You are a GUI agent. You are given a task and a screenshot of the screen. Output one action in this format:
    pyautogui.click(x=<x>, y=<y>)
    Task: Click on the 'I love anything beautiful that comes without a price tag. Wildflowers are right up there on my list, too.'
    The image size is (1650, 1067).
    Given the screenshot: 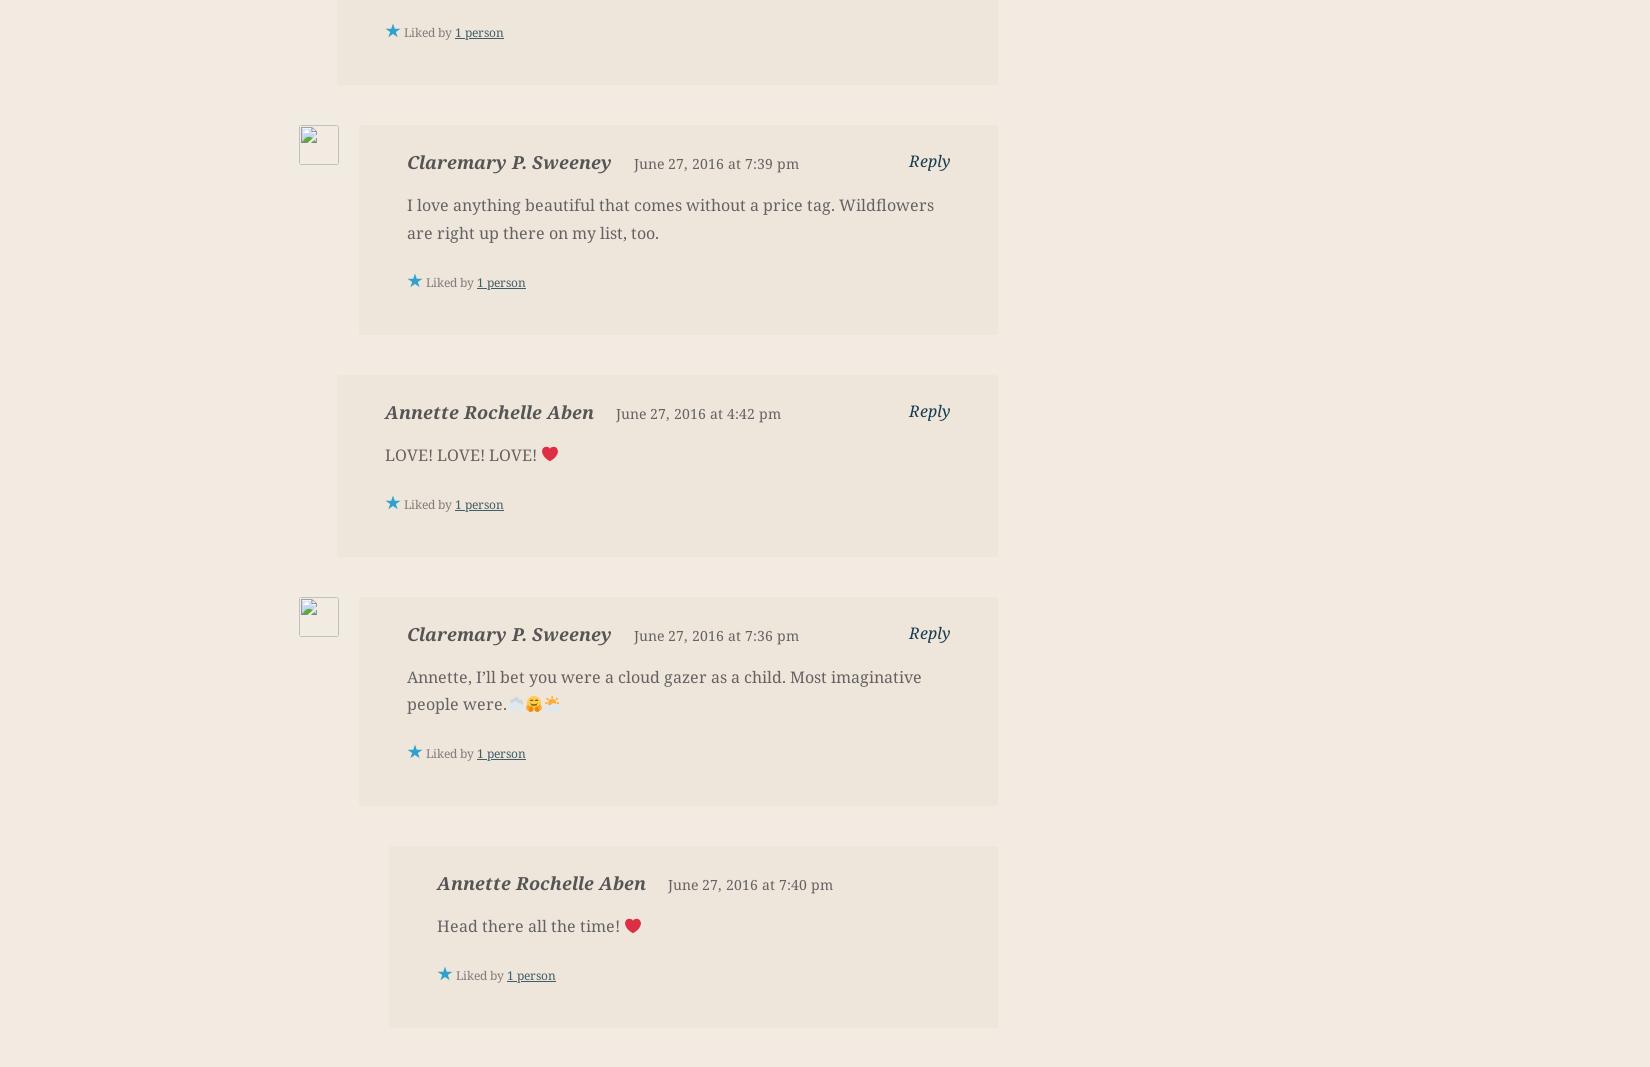 What is the action you would take?
    pyautogui.click(x=669, y=218)
    